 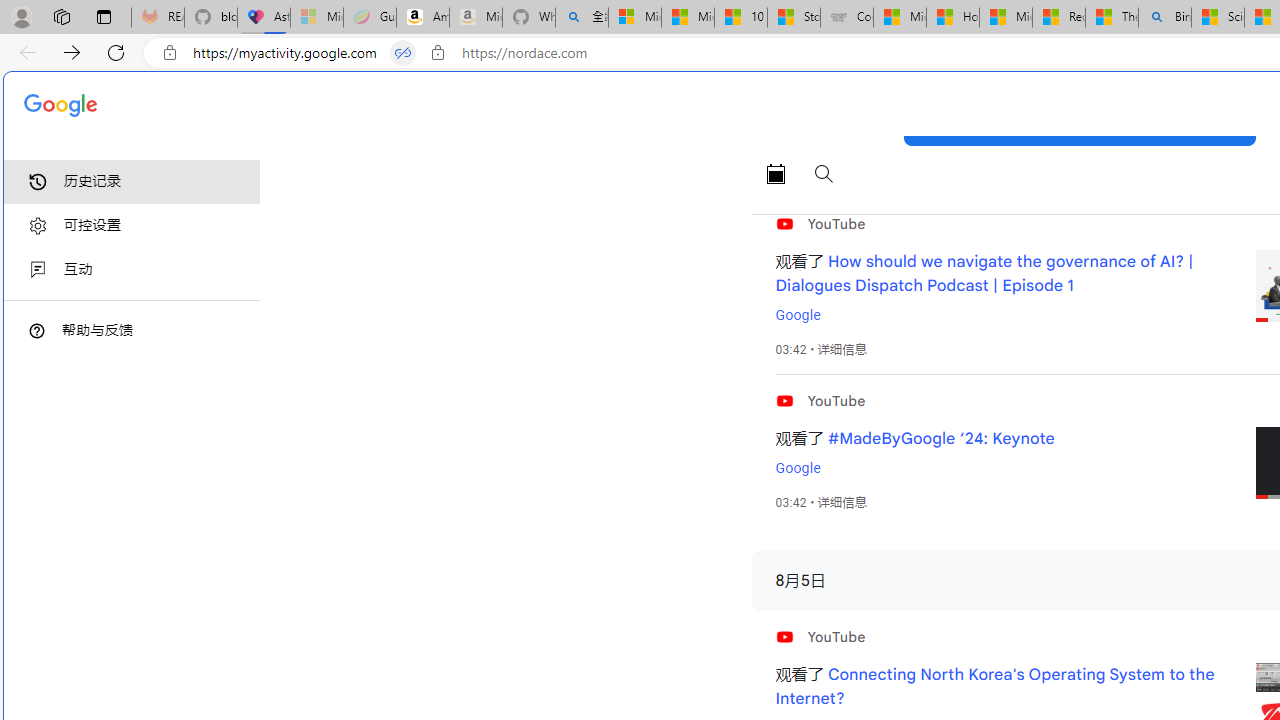 What do you see at coordinates (37, 329) in the screenshot?
I see `'Class: DTiKkd NMm5M'` at bounding box center [37, 329].